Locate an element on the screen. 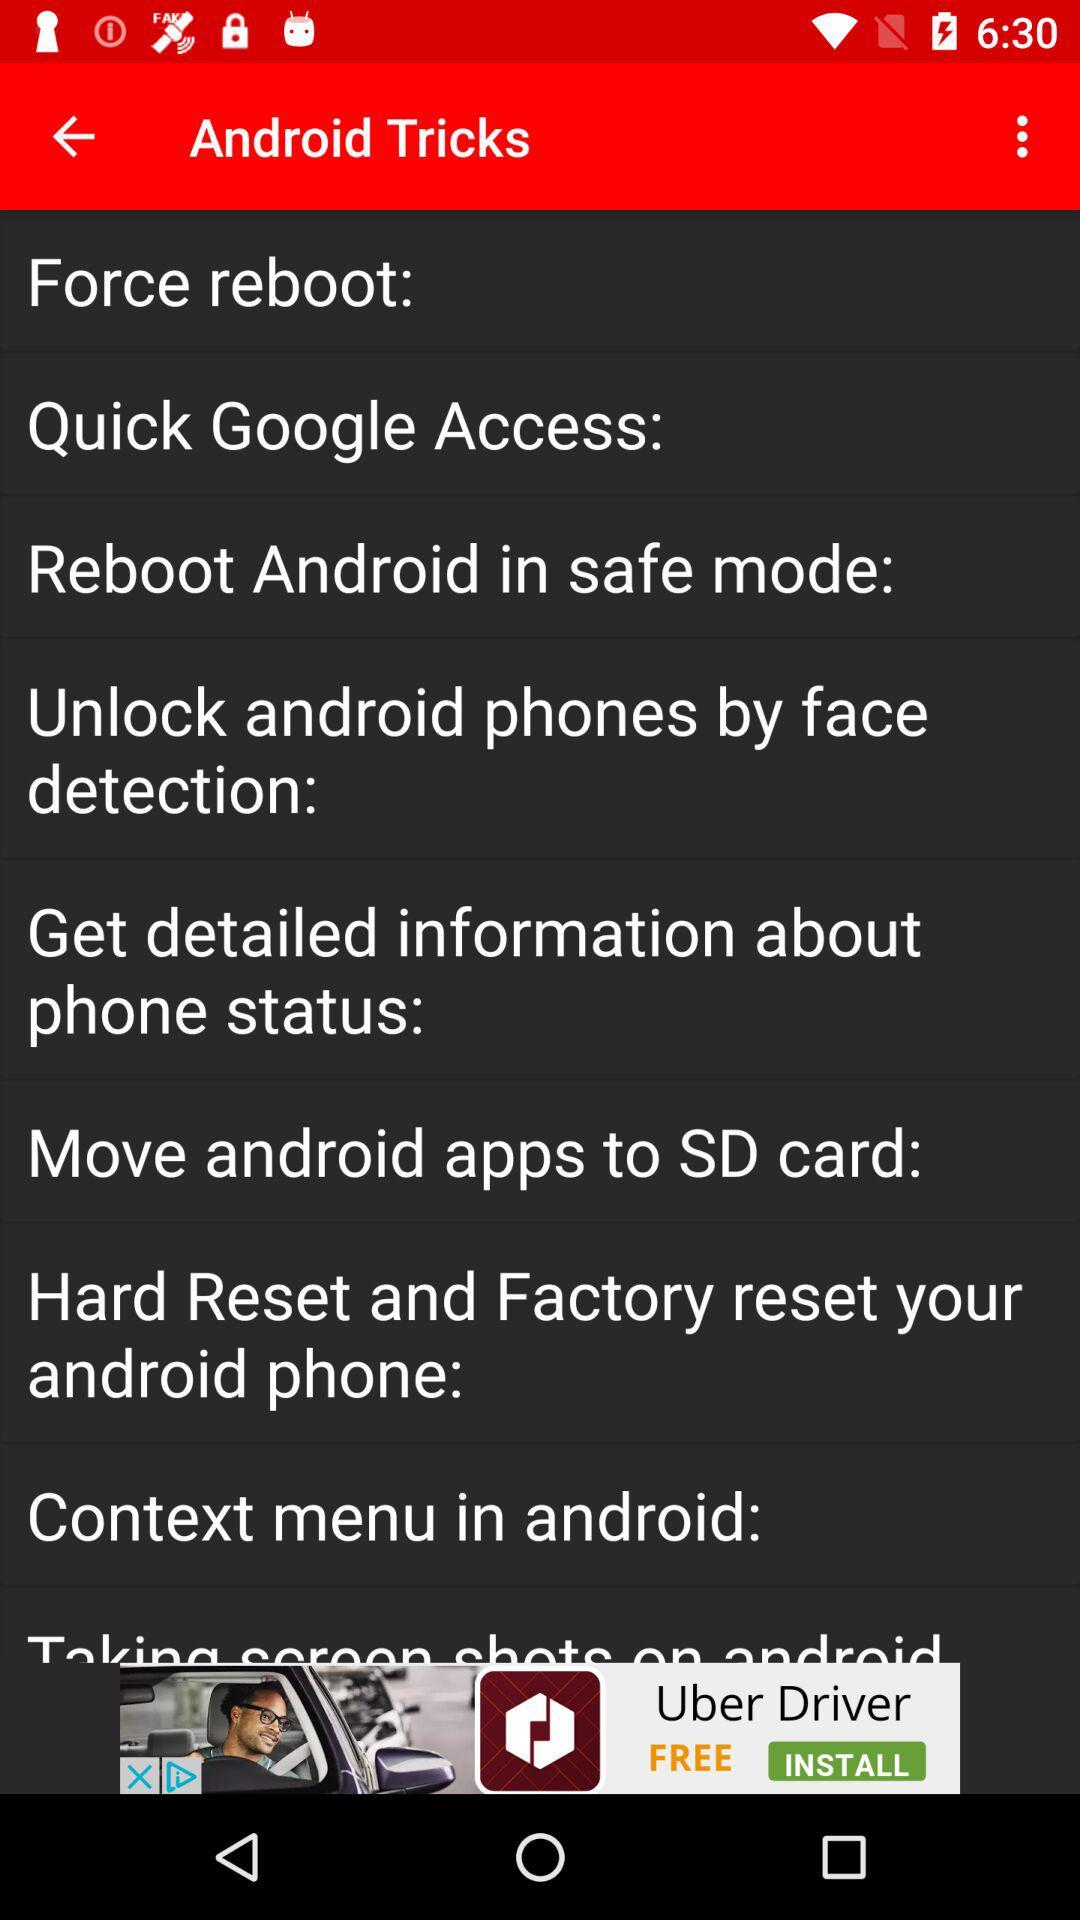  advertisement is located at coordinates (540, 1727).